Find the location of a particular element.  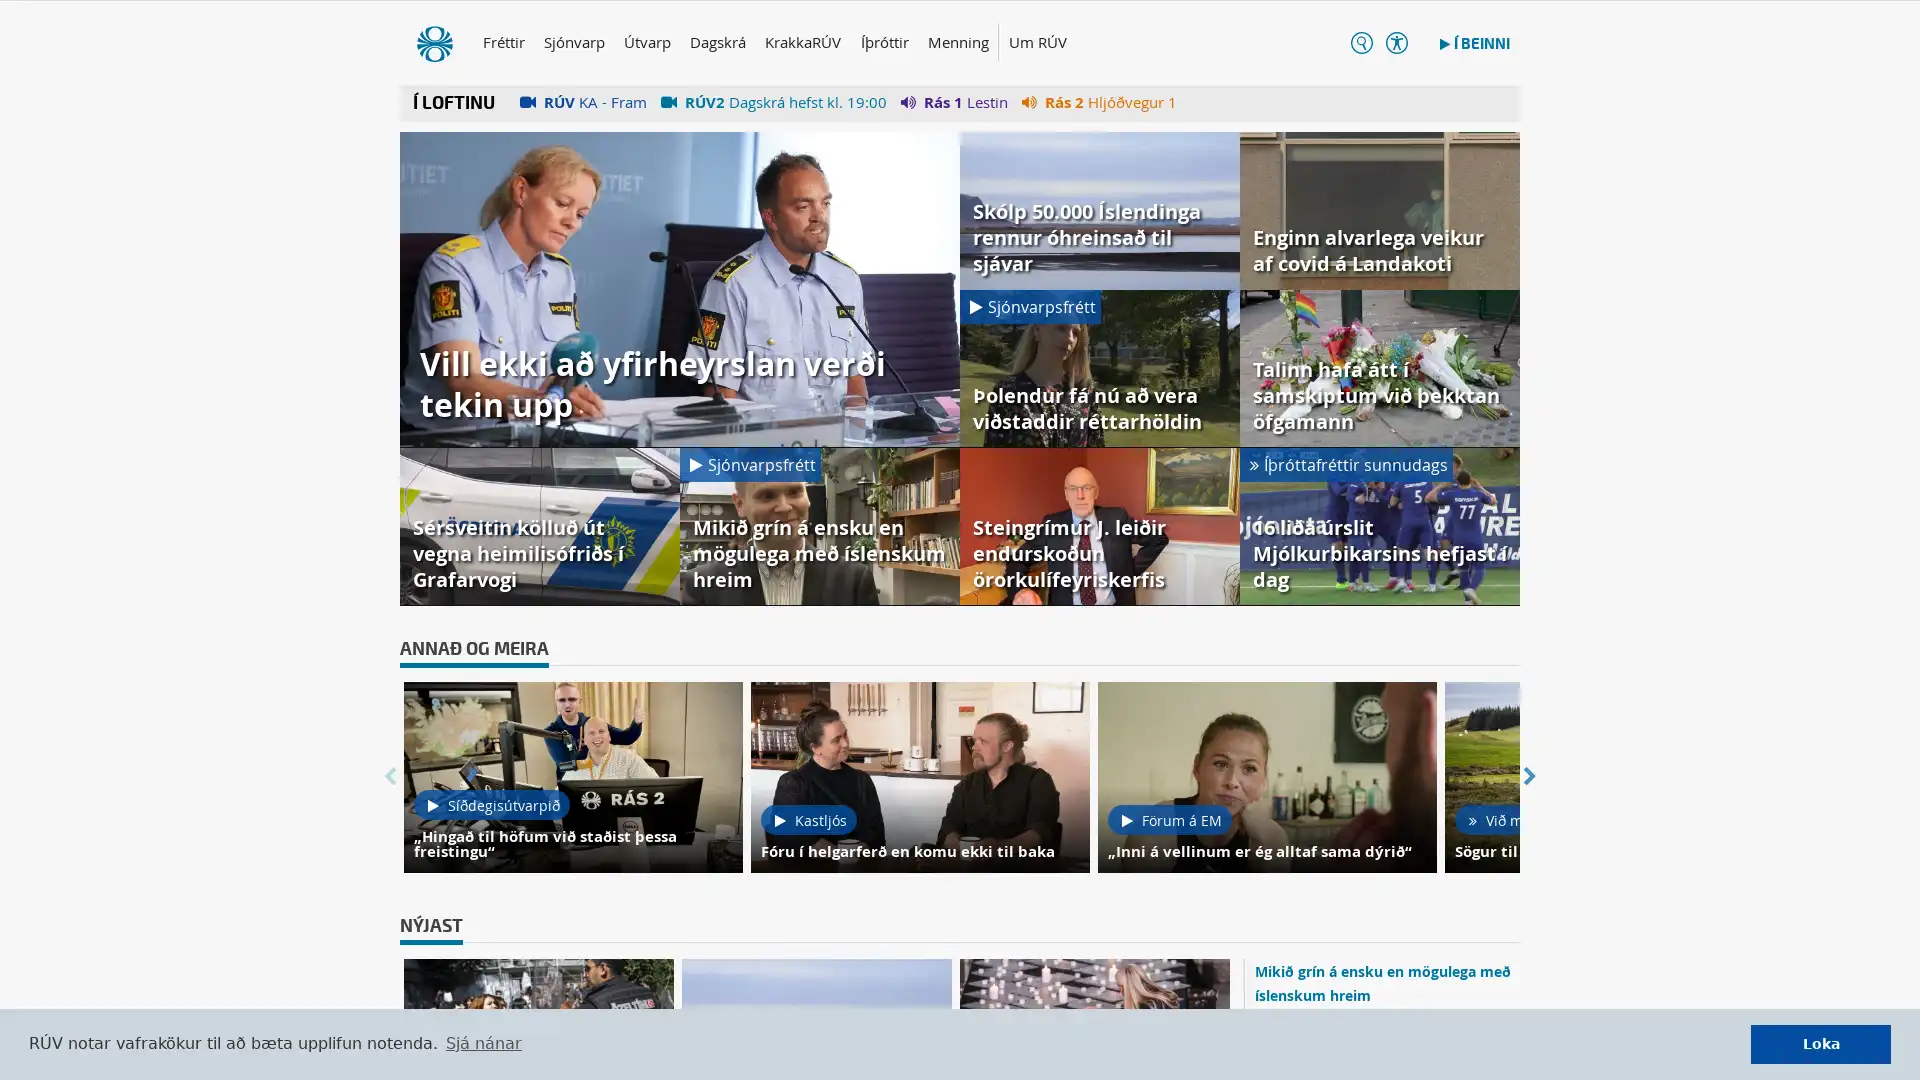

dismiss cookie message is located at coordinates (1820, 1043).